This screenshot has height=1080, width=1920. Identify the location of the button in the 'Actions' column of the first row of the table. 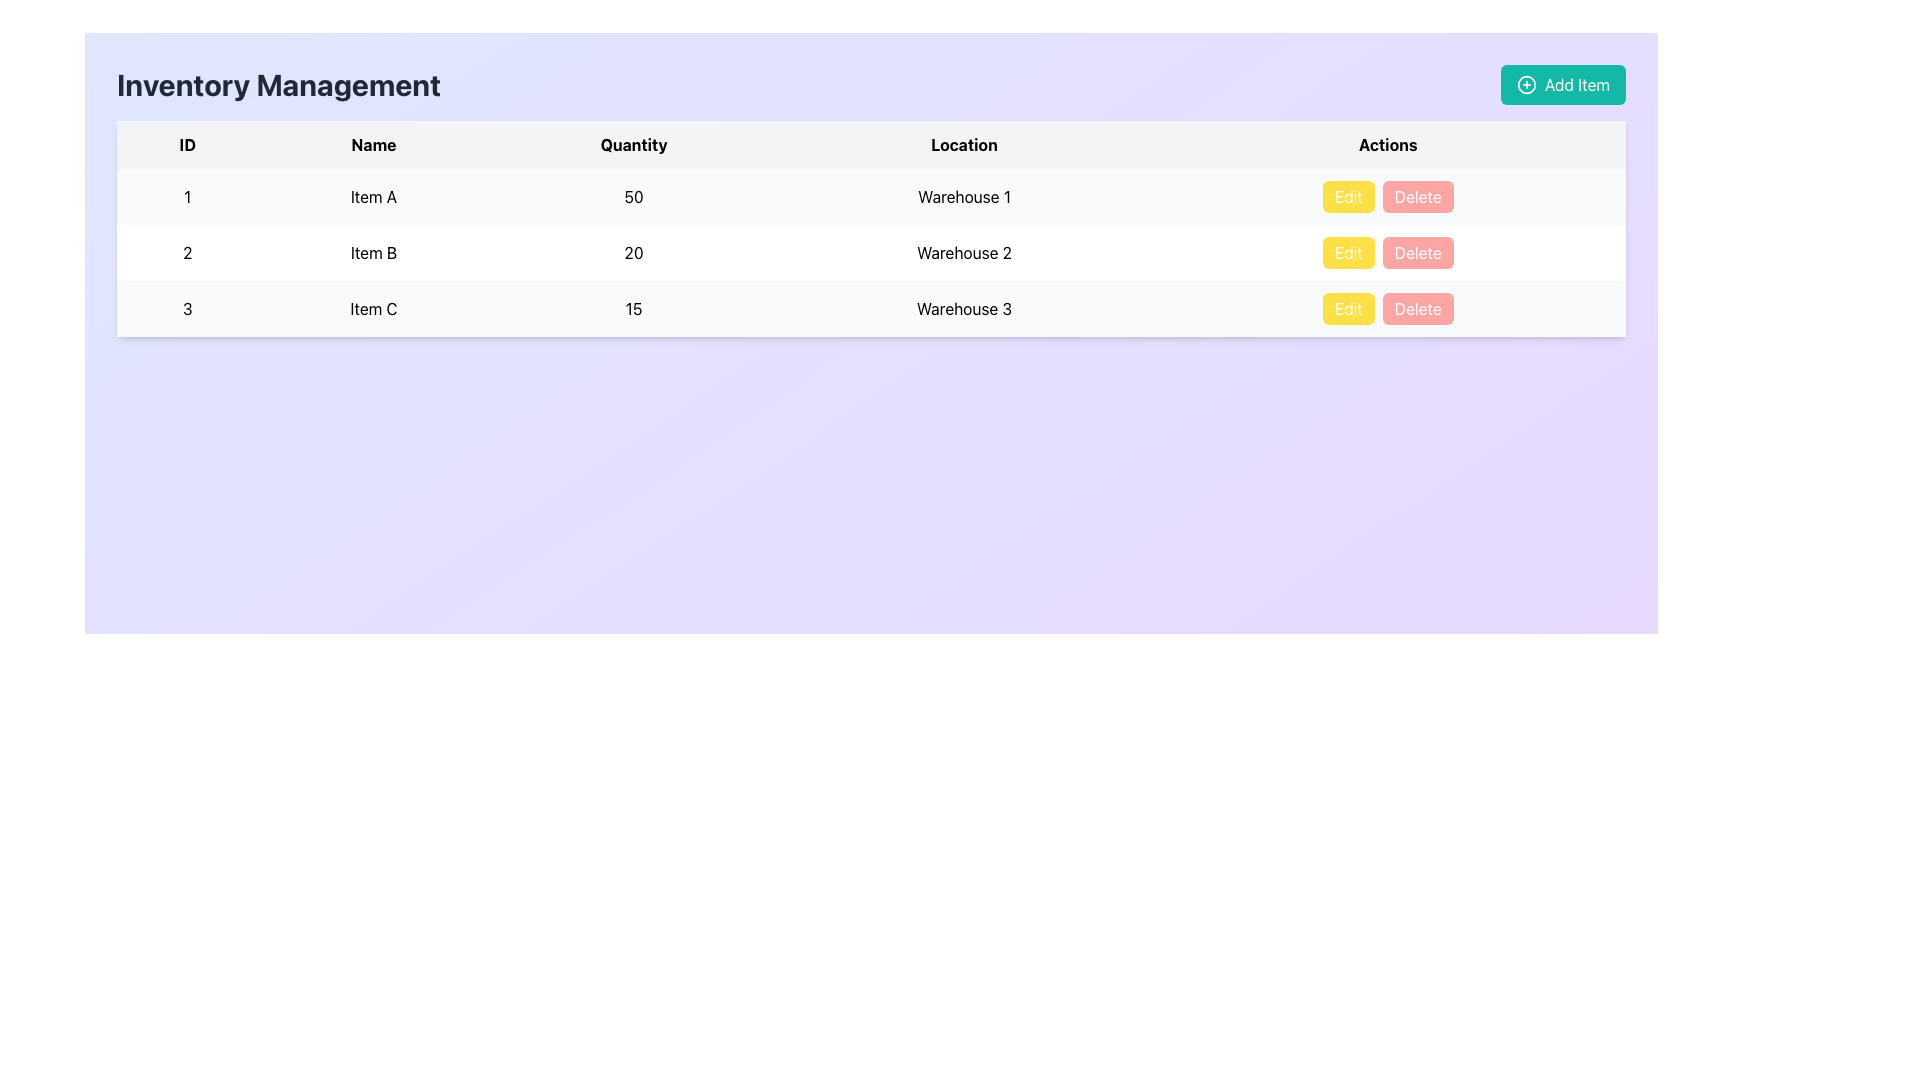
(1348, 196).